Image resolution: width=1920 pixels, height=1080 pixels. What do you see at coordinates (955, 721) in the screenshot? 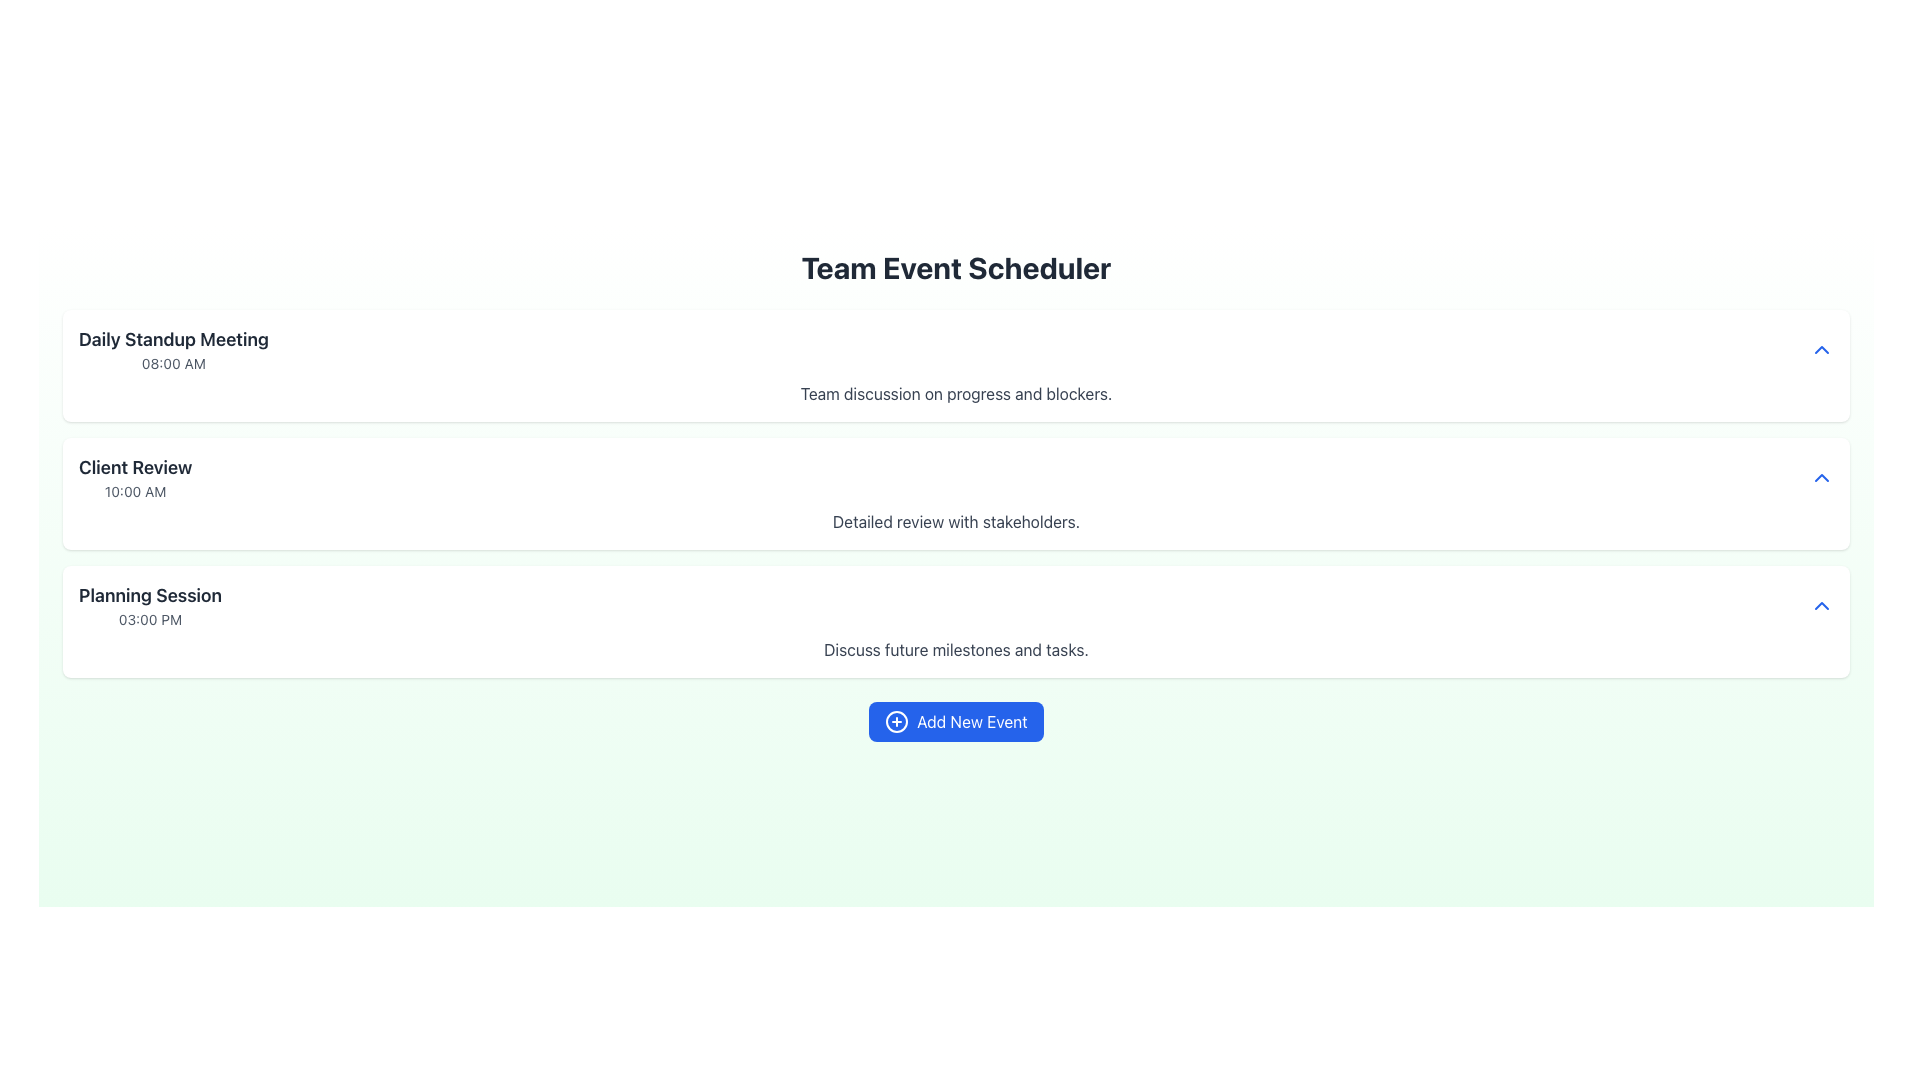
I see `the interactive button that allows users to create or schedule a new event in the team event scheduler` at bounding box center [955, 721].